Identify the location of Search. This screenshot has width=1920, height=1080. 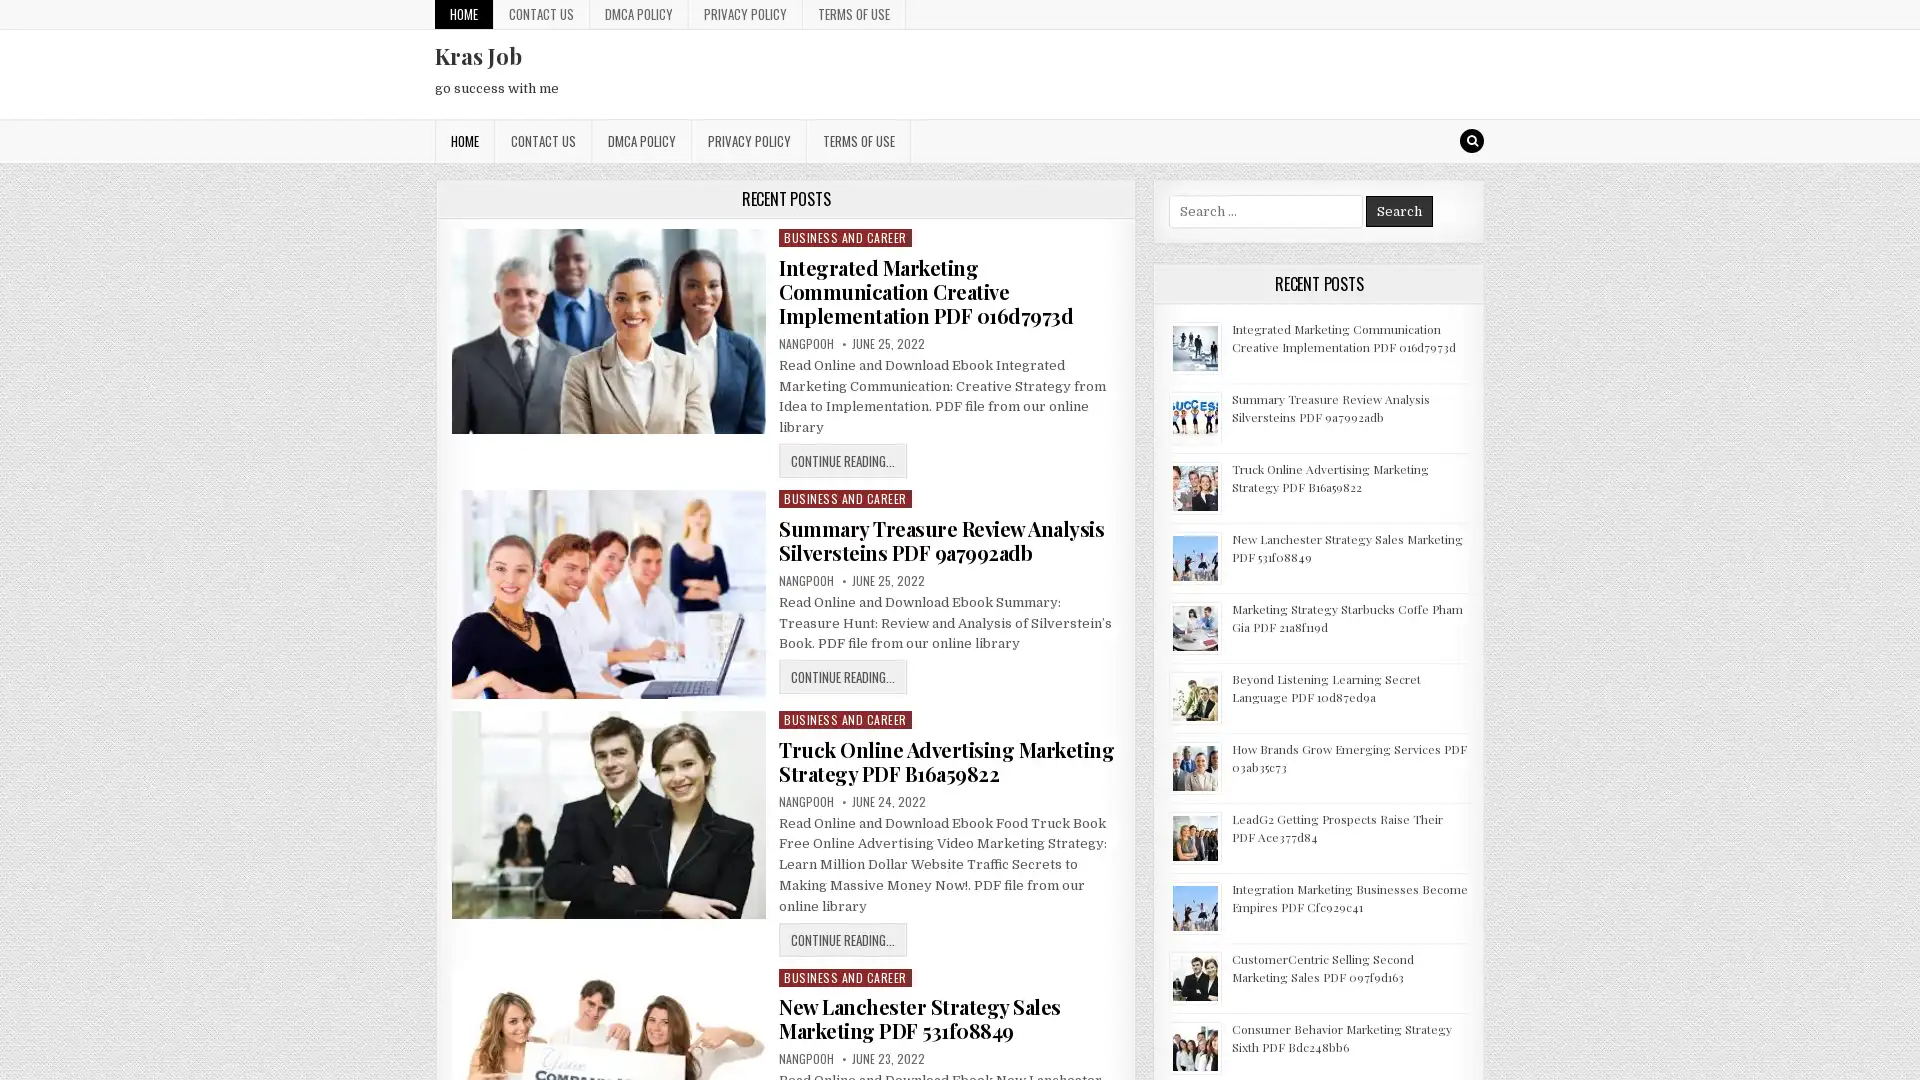
(1398, 211).